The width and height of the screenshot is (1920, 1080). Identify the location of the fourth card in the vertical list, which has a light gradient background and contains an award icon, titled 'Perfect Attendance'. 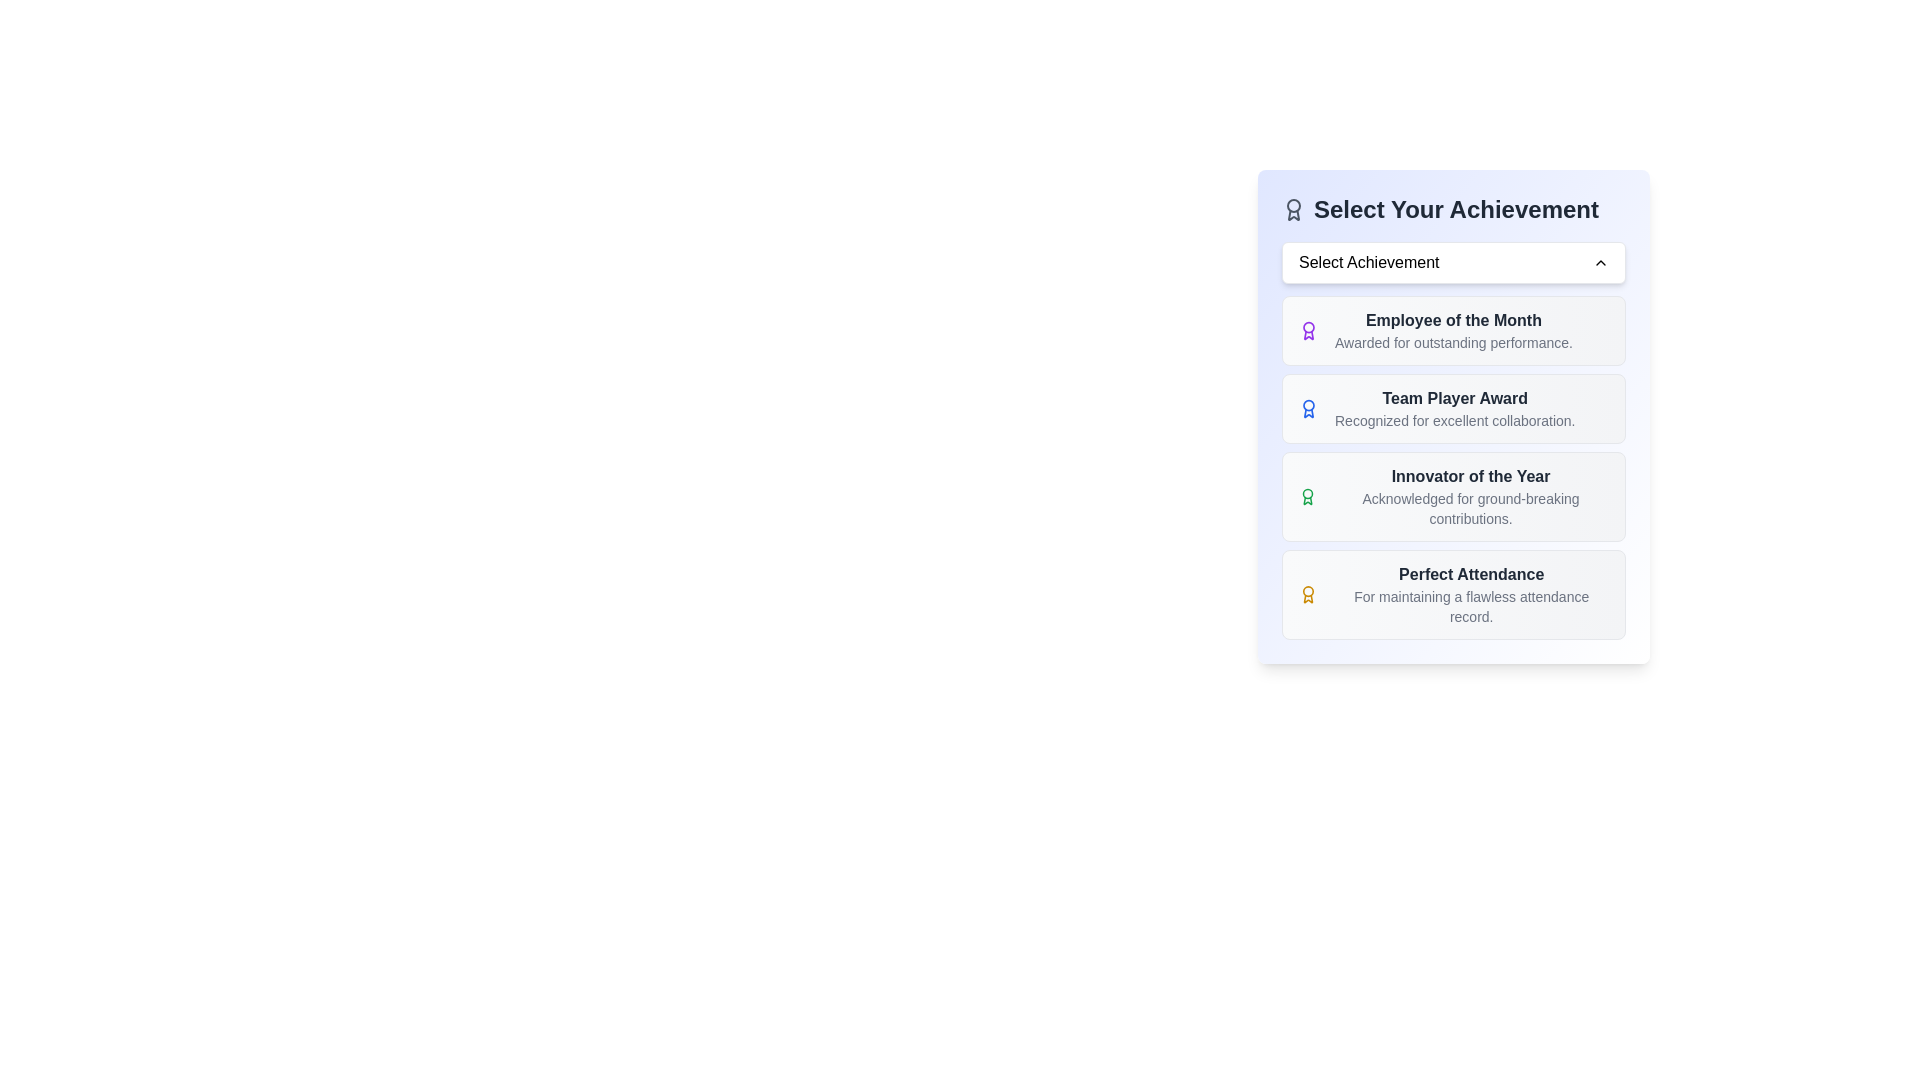
(1454, 593).